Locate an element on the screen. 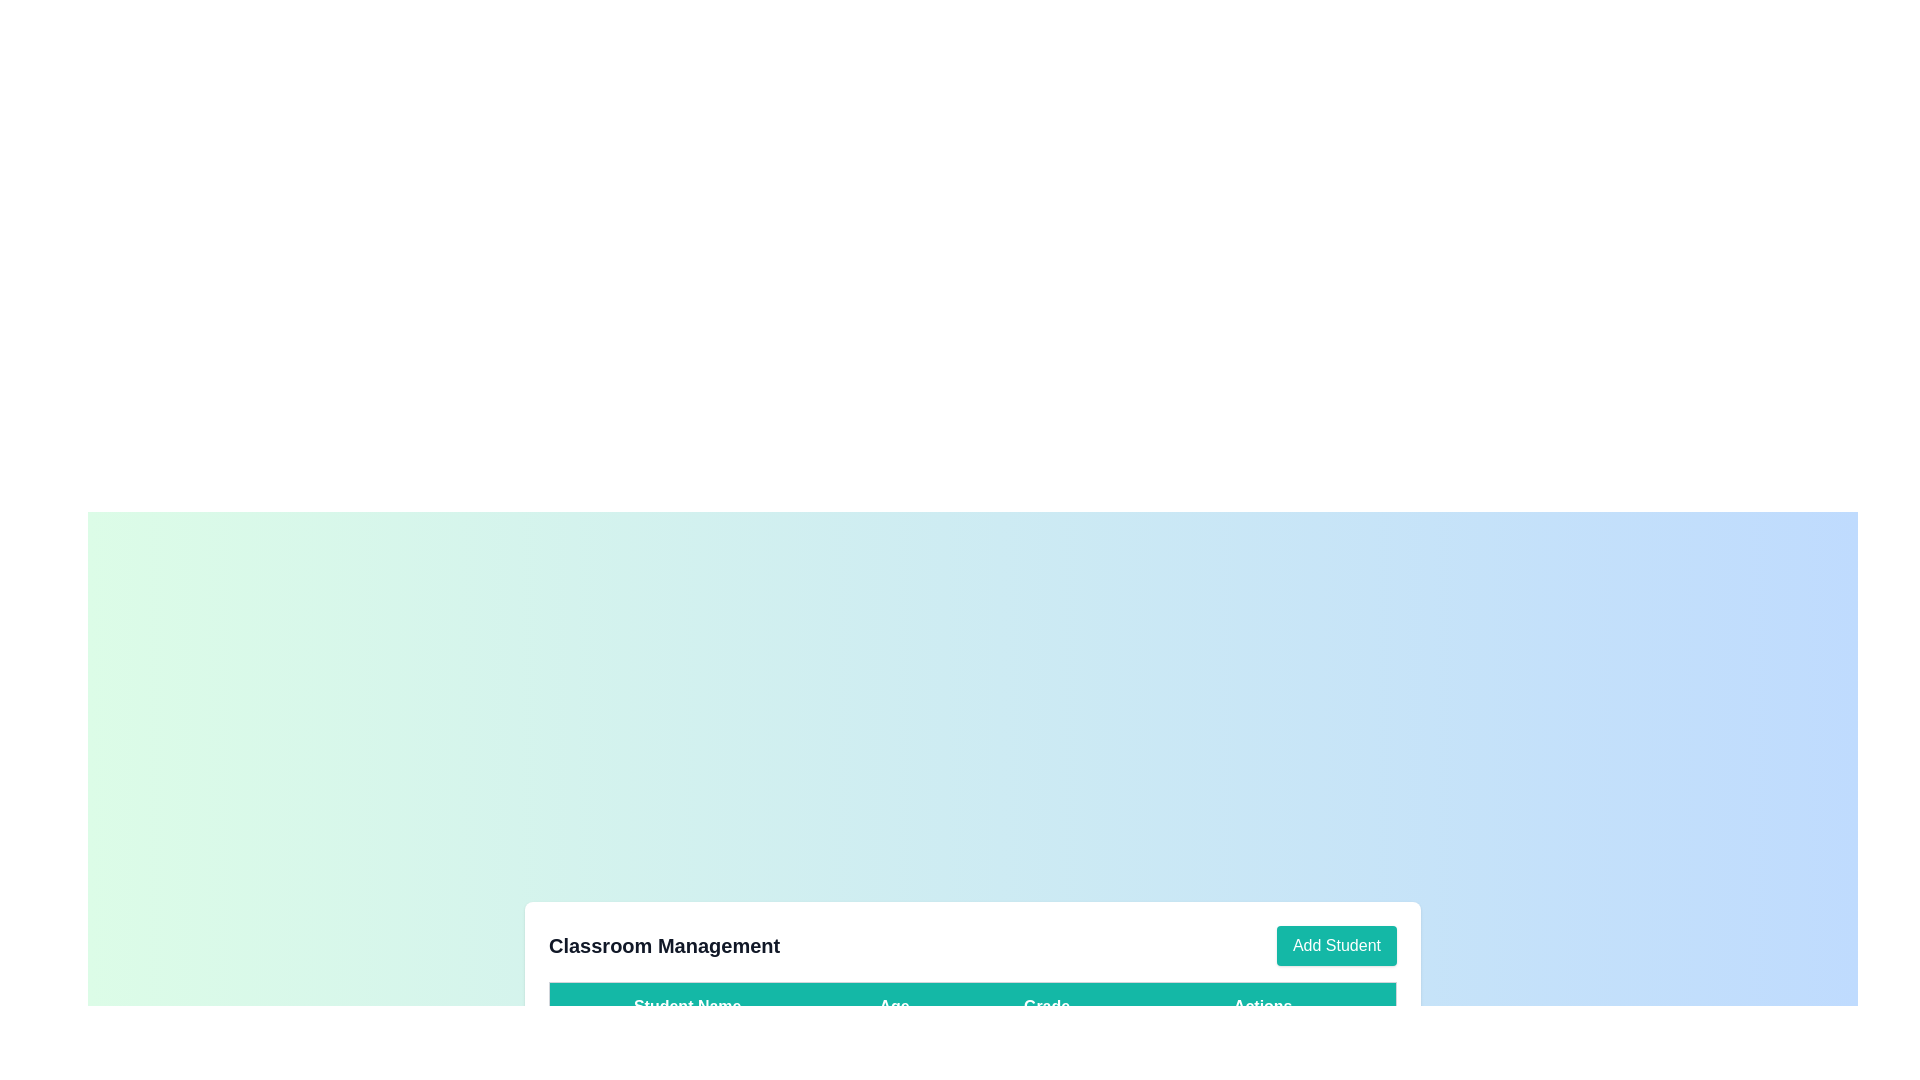 This screenshot has width=1920, height=1080. the table header row located below the 'Classroom Management' title, which includes the segments 'Student Name', 'Age', 'Grade', and 'Actions' is located at coordinates (973, 1006).